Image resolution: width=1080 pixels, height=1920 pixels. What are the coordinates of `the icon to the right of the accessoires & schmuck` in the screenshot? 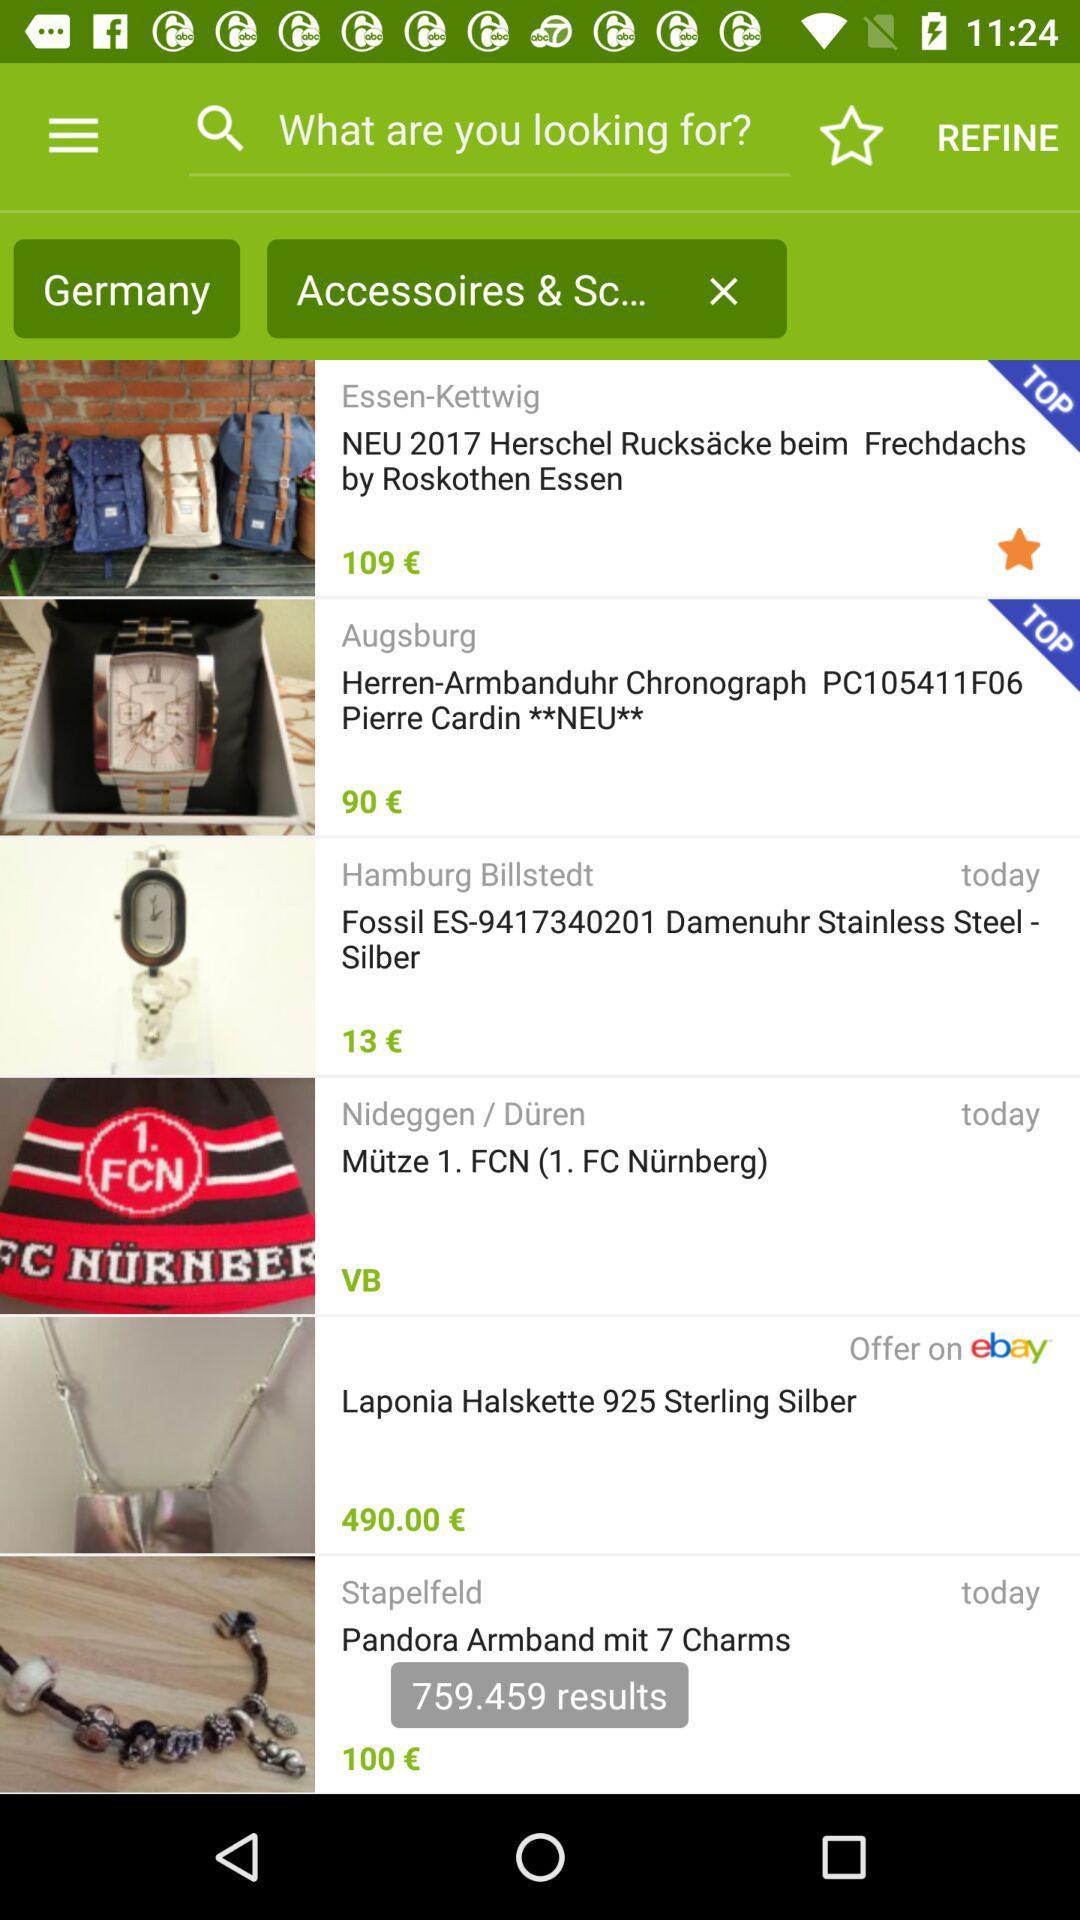 It's located at (723, 290).